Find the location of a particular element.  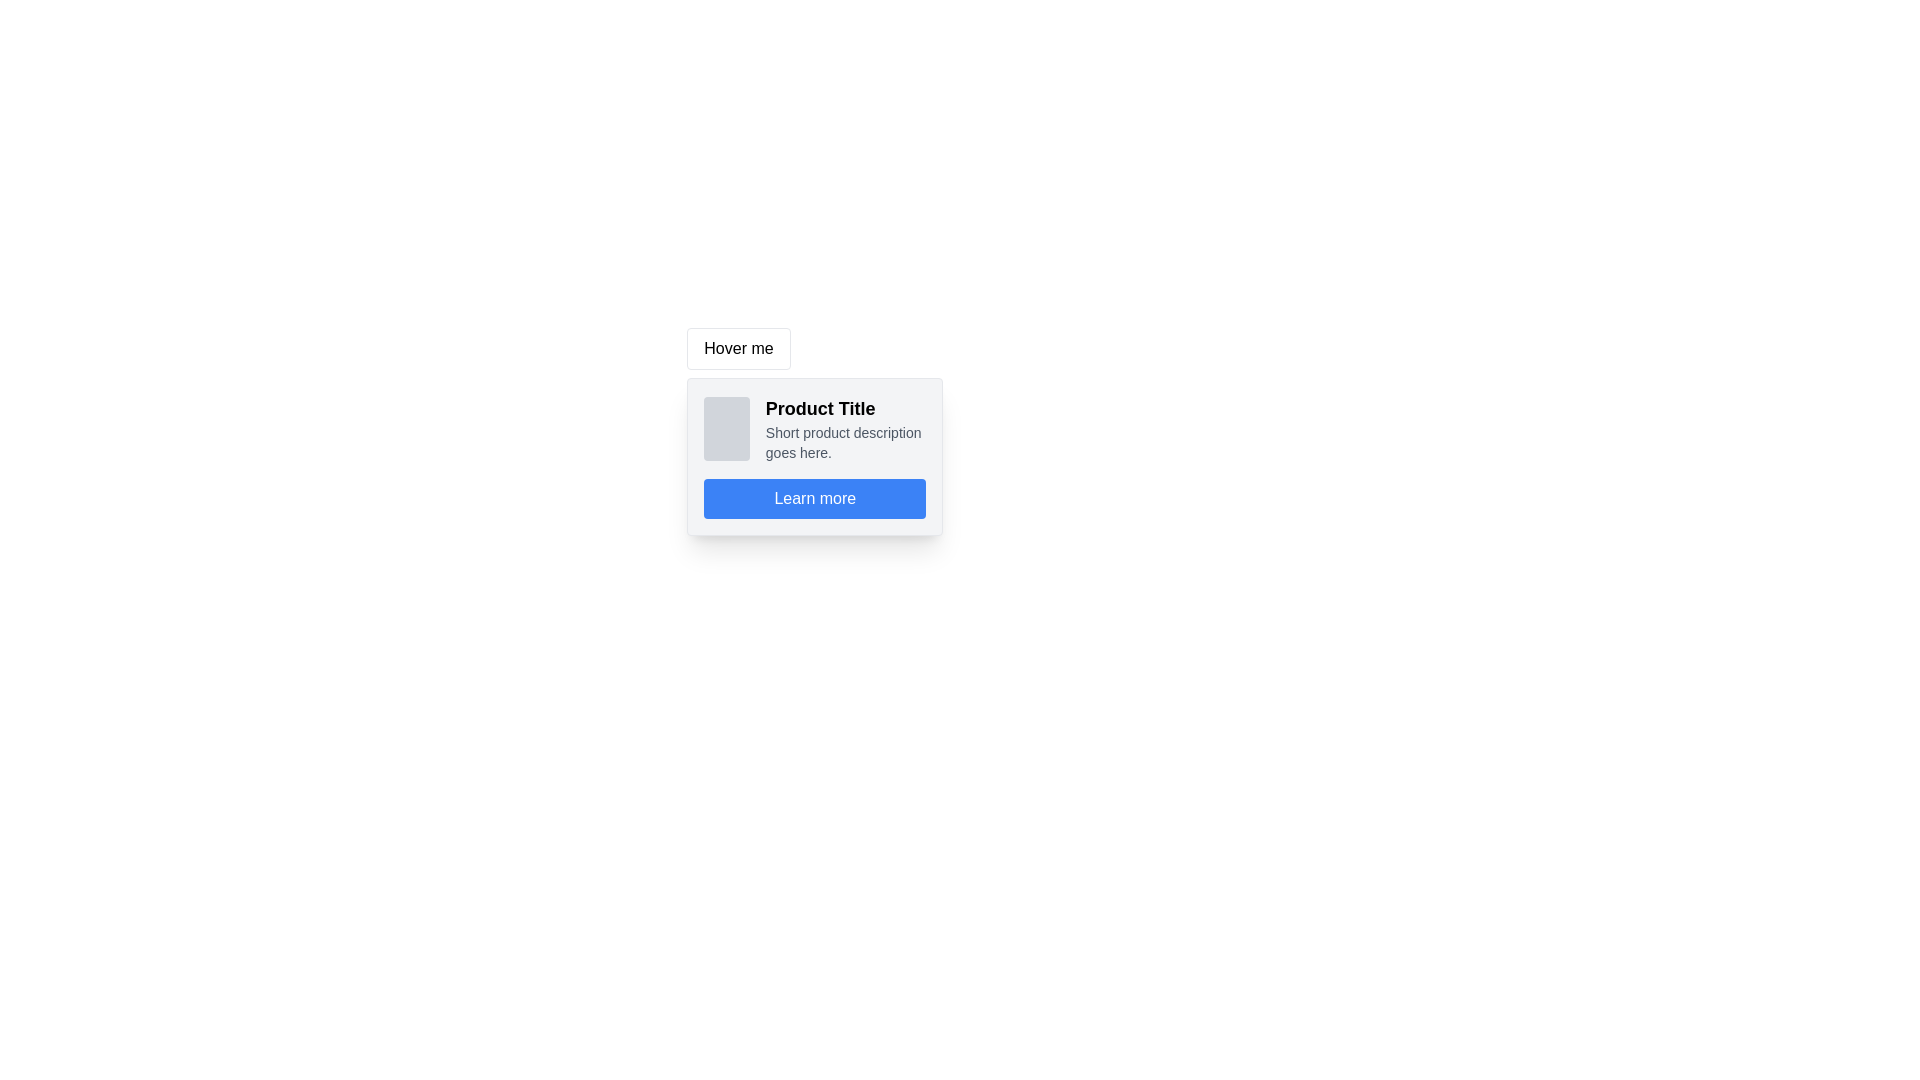

the title text block of the product card, which is located at the top of the card, aligned with the image to its left is located at coordinates (846, 407).